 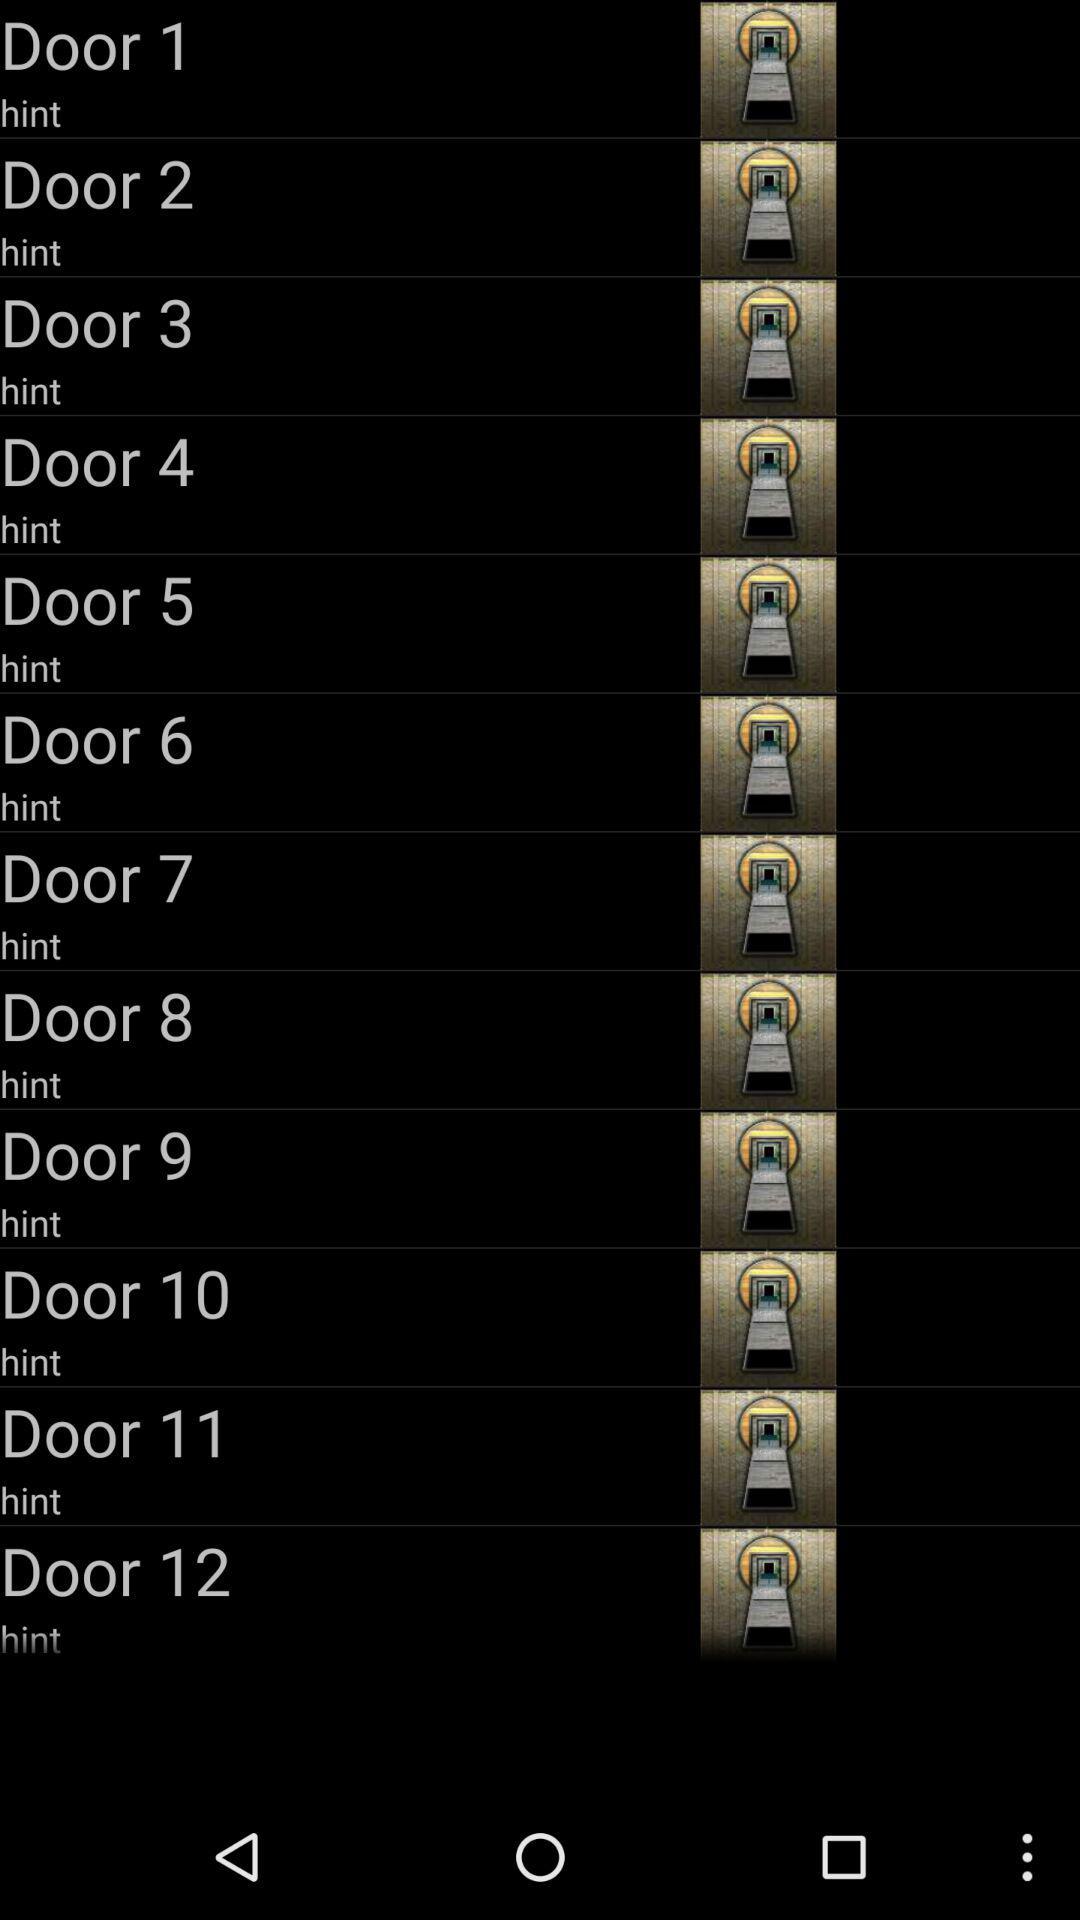 What do you see at coordinates (346, 1569) in the screenshot?
I see `door 12 icon` at bounding box center [346, 1569].